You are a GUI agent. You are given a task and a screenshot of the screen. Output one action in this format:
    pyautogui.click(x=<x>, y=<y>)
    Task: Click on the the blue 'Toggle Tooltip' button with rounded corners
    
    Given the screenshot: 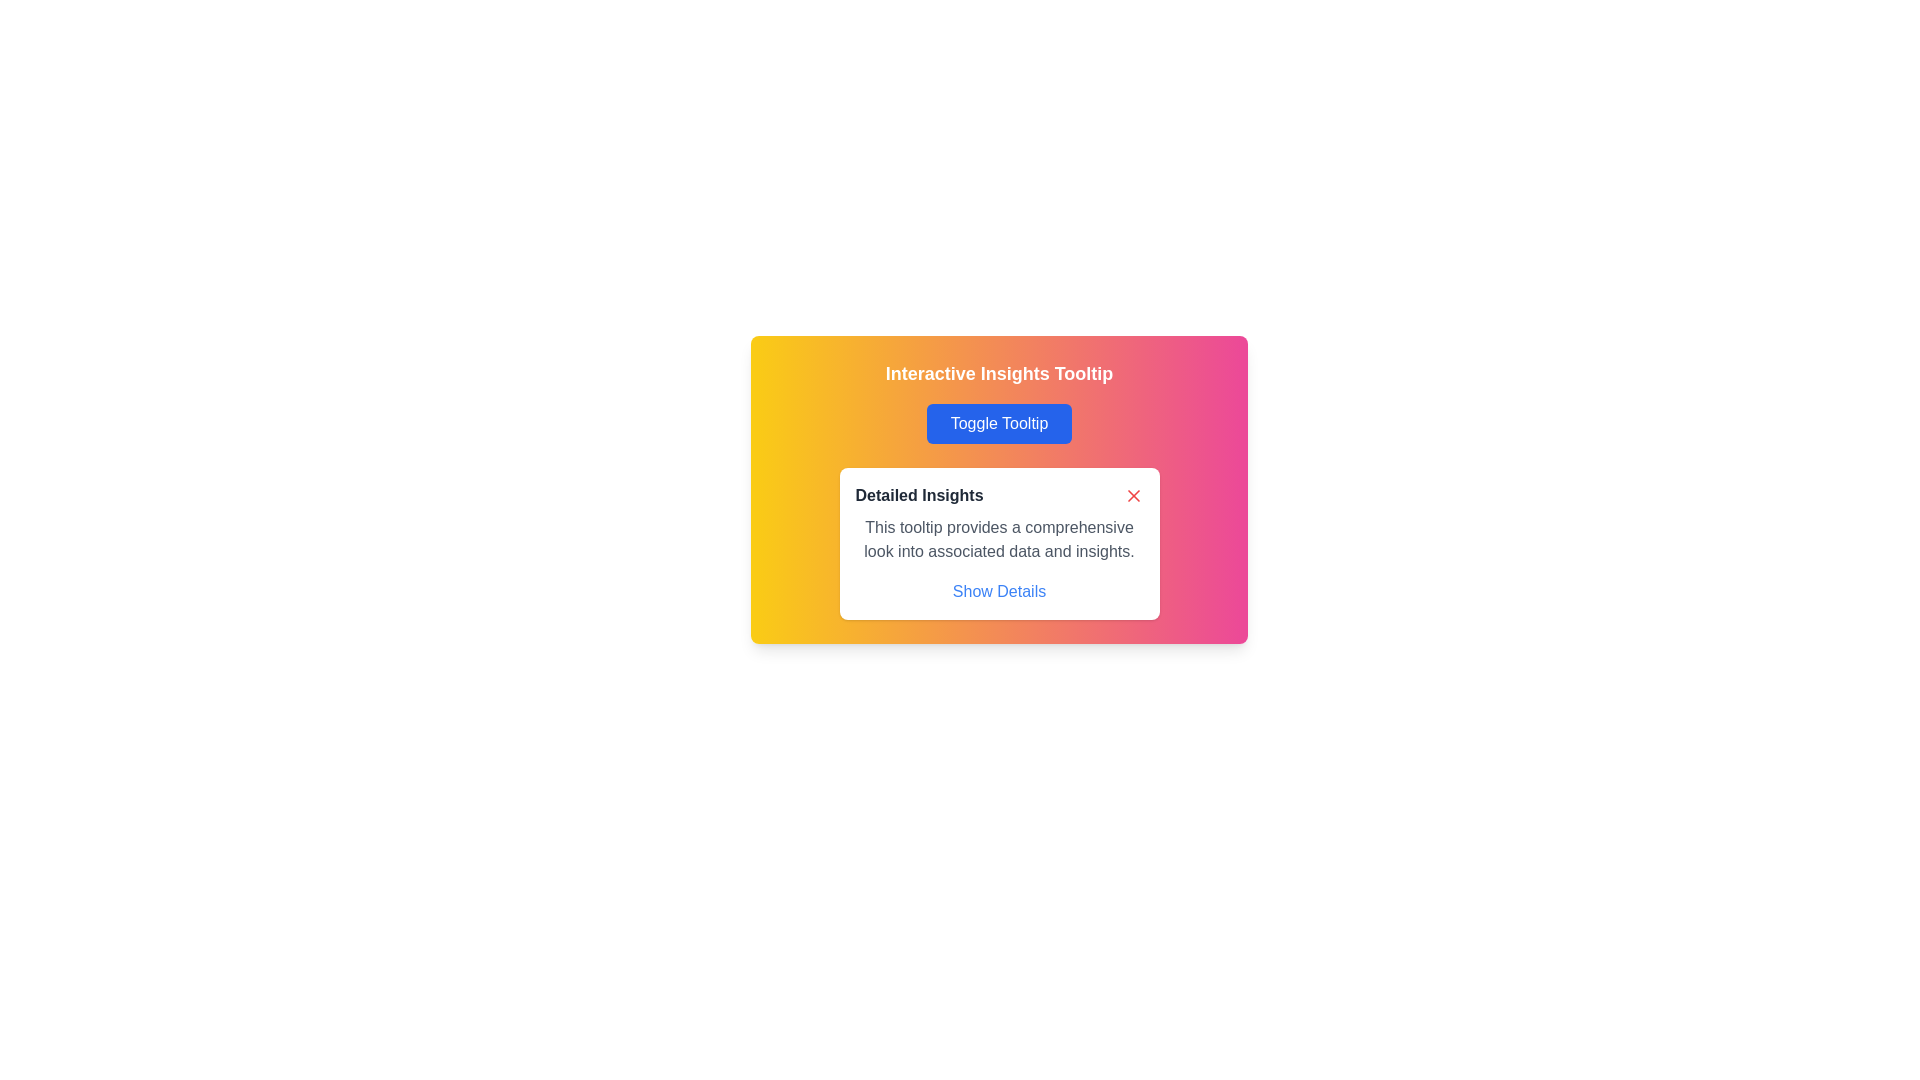 What is the action you would take?
    pyautogui.click(x=999, y=423)
    